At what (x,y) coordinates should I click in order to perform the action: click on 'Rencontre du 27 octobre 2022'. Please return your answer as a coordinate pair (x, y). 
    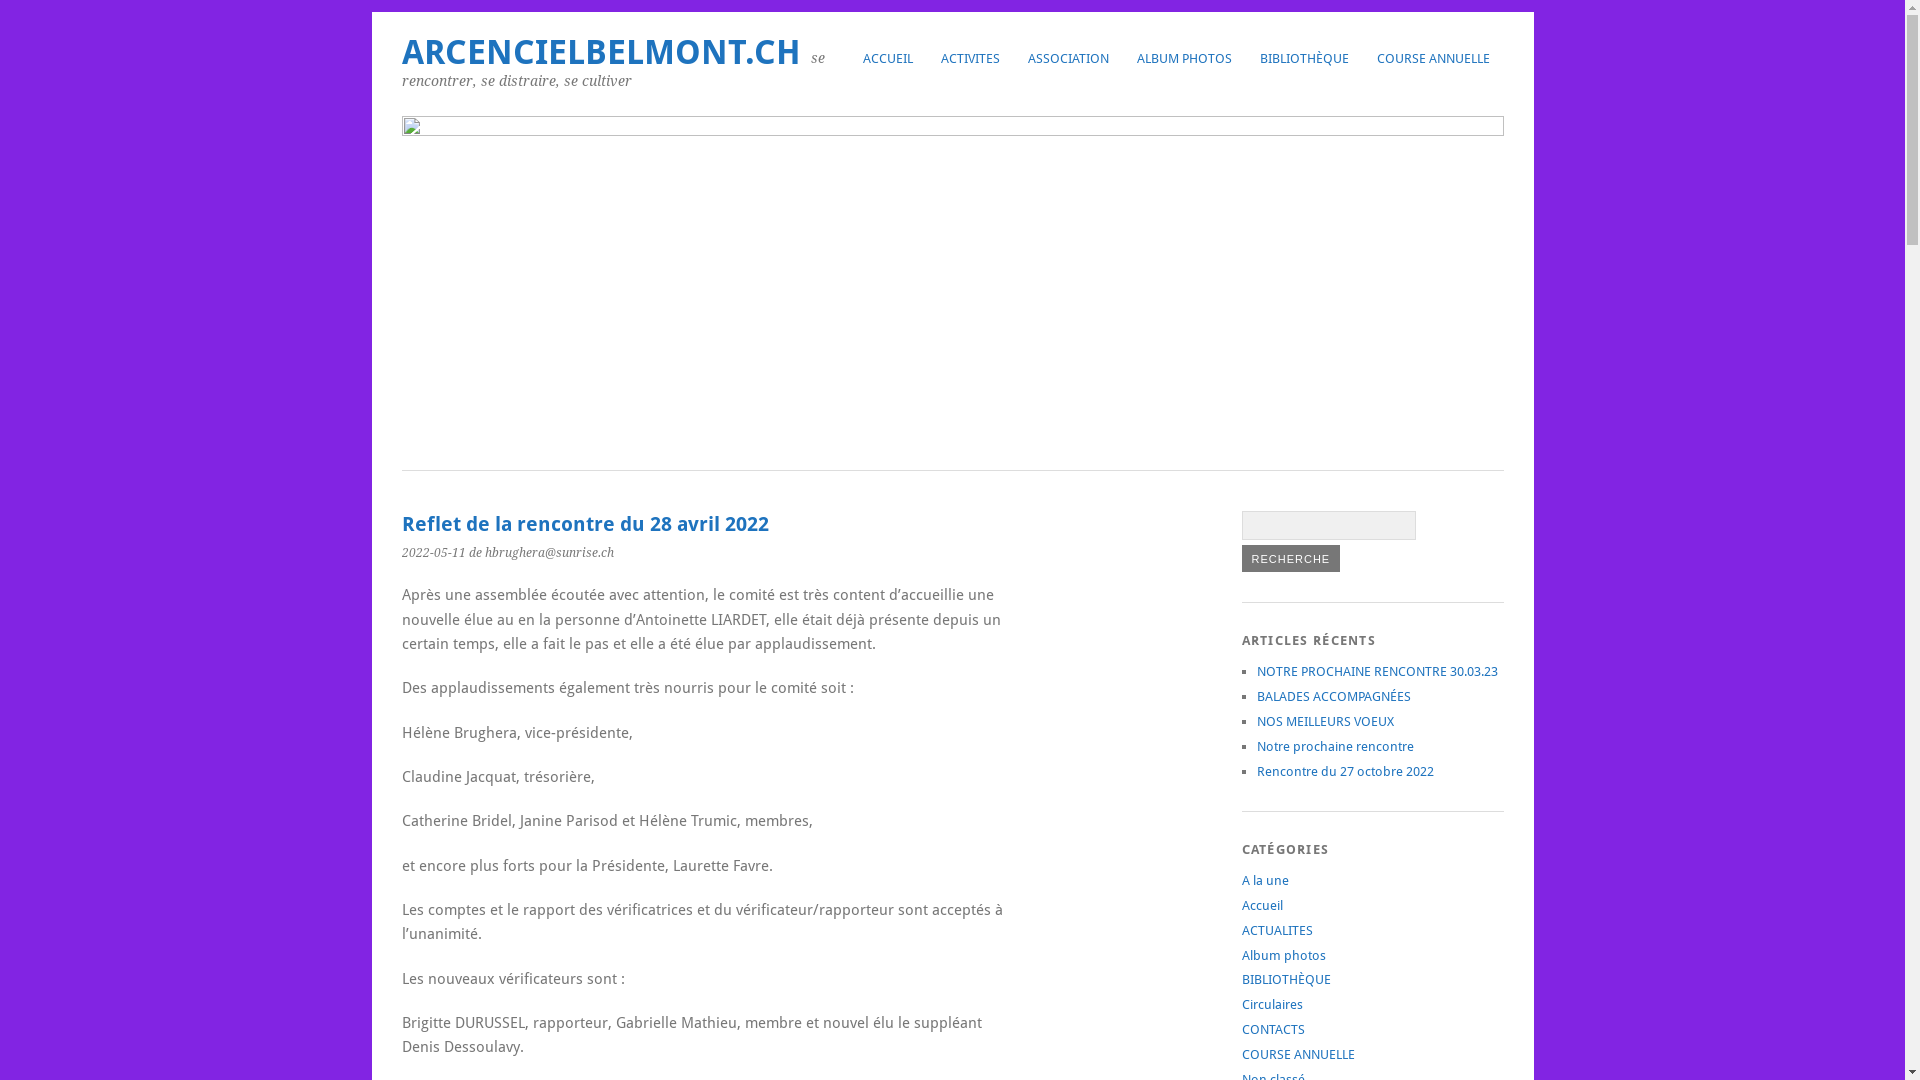
    Looking at the image, I should click on (1344, 770).